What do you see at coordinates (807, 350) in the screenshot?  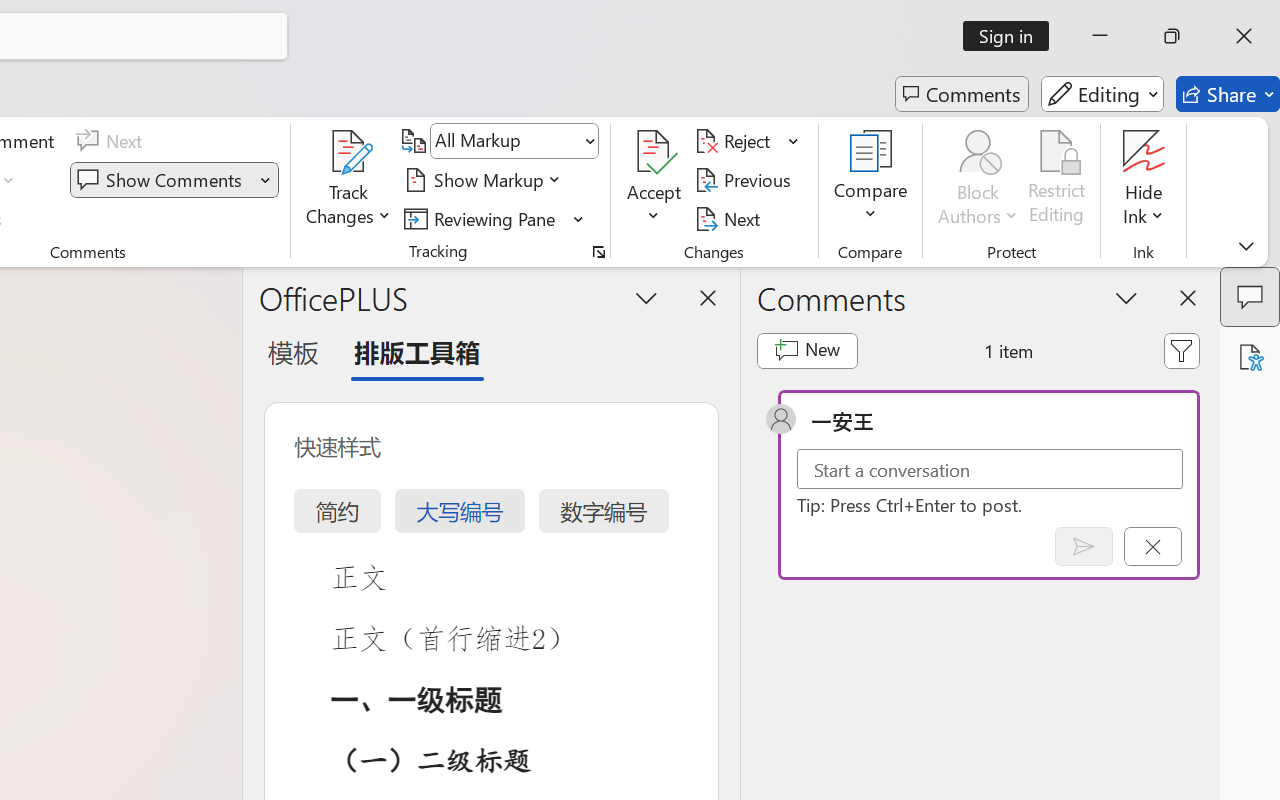 I see `'New comment'` at bounding box center [807, 350].